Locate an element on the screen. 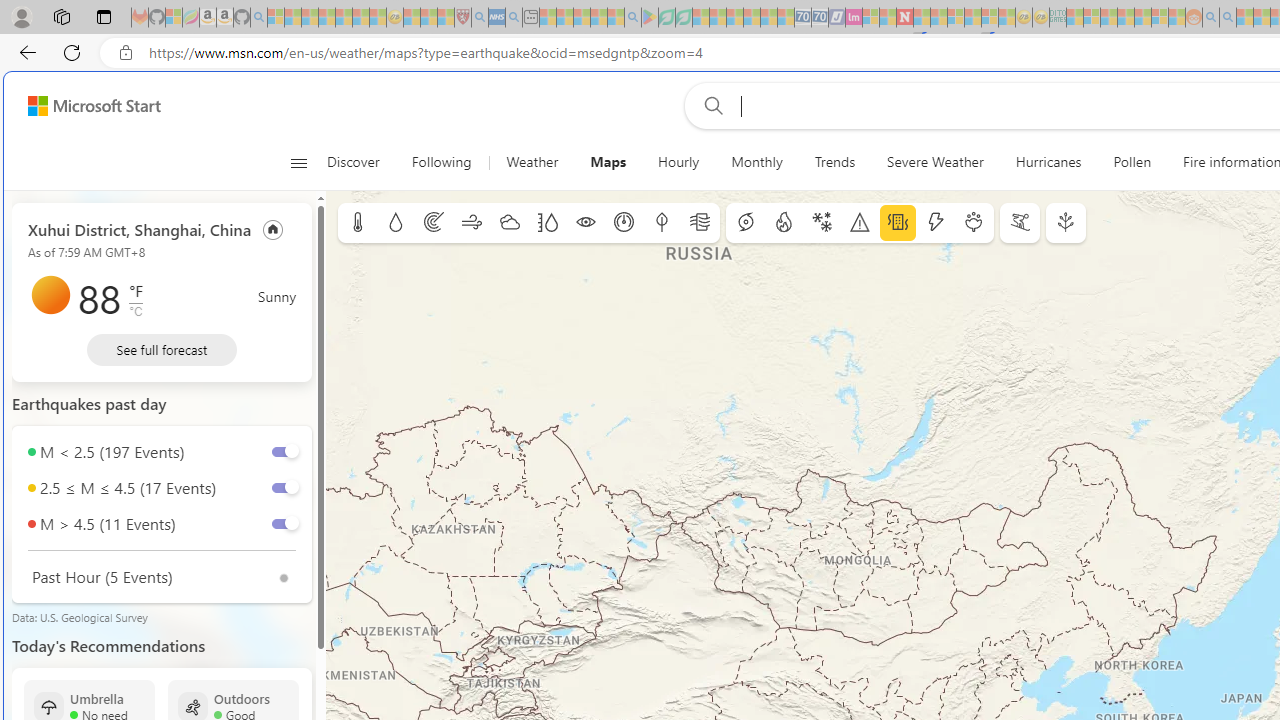 This screenshot has width=1280, height=720. 'Cheap Car Rentals - Save70.com - Sleeping' is located at coordinates (803, 17).